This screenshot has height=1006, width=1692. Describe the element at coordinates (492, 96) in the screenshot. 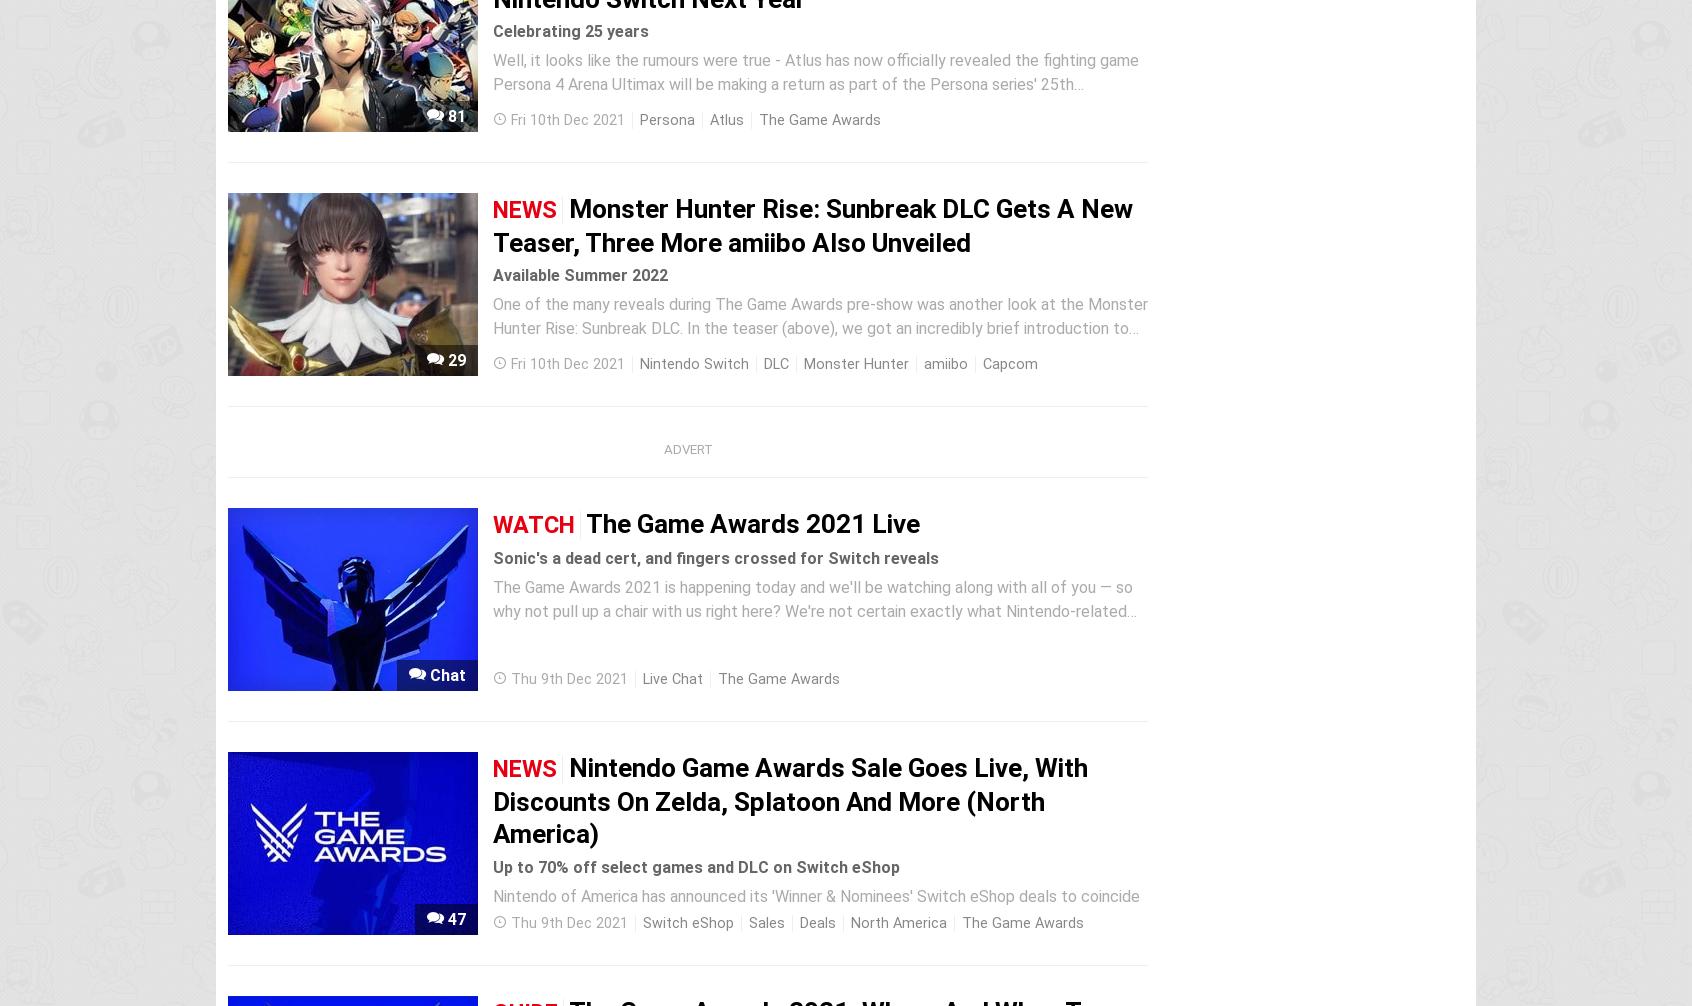

I see `'Well, it looks like the rumours were true - Atlus has now officially revealed the fighting game Persona 4 Arena Ultimax will be making a return as part of the Persona series' 25th anniversary celebrations. 
It'll be arriving on the Nintendo Switch and multiple other platforms next year on 17th March. According to Atlus, it'll...'` at that location.